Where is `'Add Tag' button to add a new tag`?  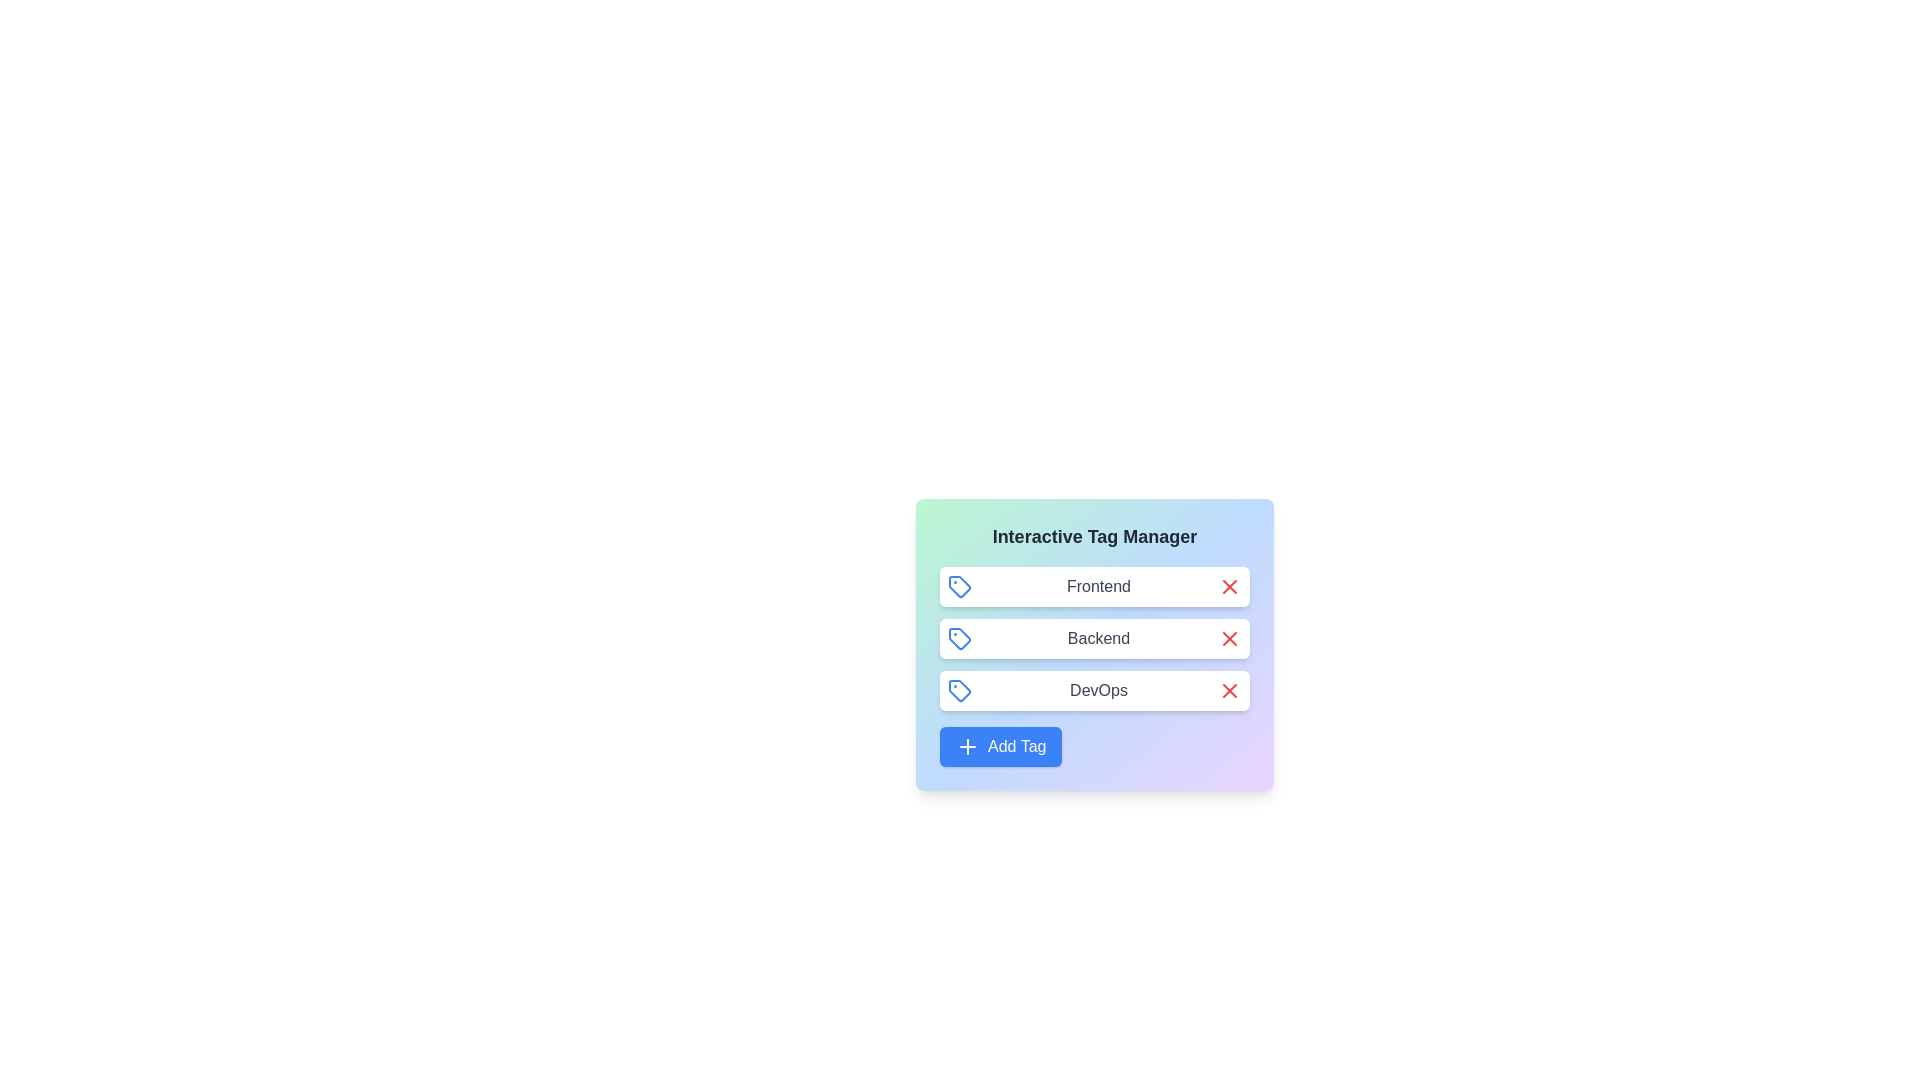
'Add Tag' button to add a new tag is located at coordinates (1001, 747).